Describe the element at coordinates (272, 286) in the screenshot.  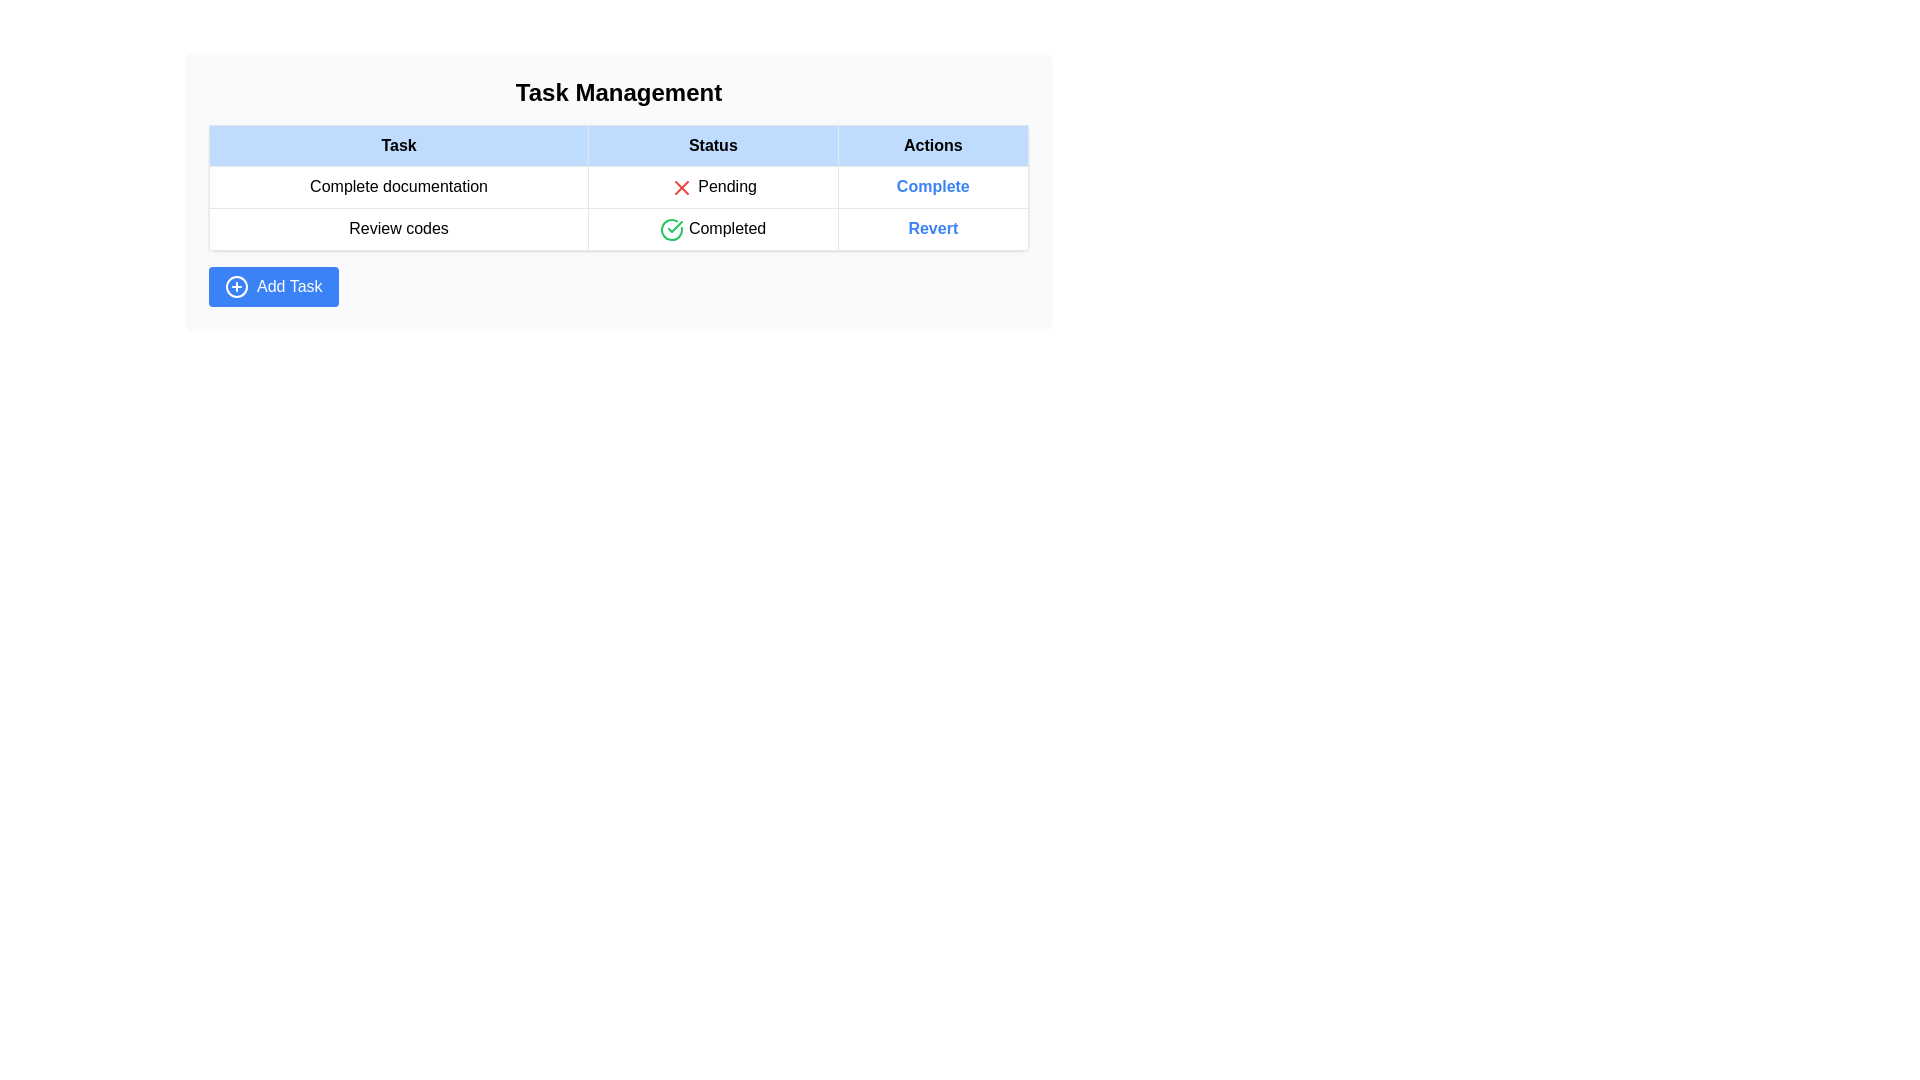
I see `the 'Add Task' button located at the bottom-left area of the 'Task Management' section` at that location.